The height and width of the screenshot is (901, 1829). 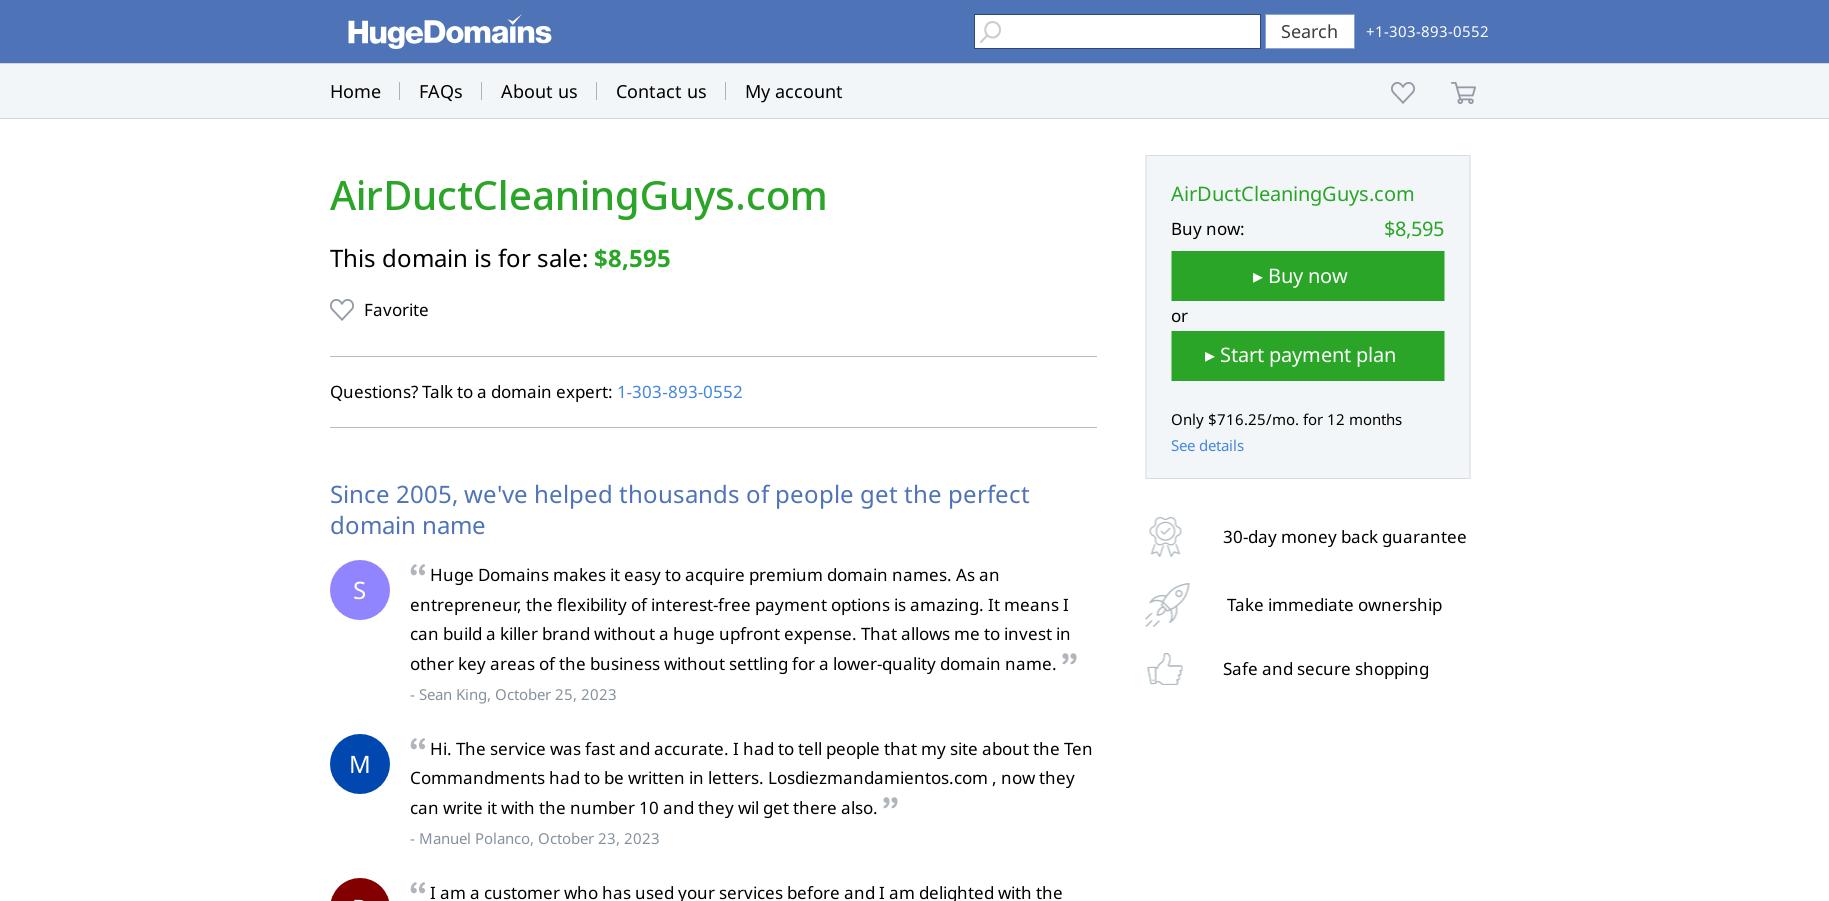 I want to click on '+1-303-893-0552', so click(x=1425, y=29).